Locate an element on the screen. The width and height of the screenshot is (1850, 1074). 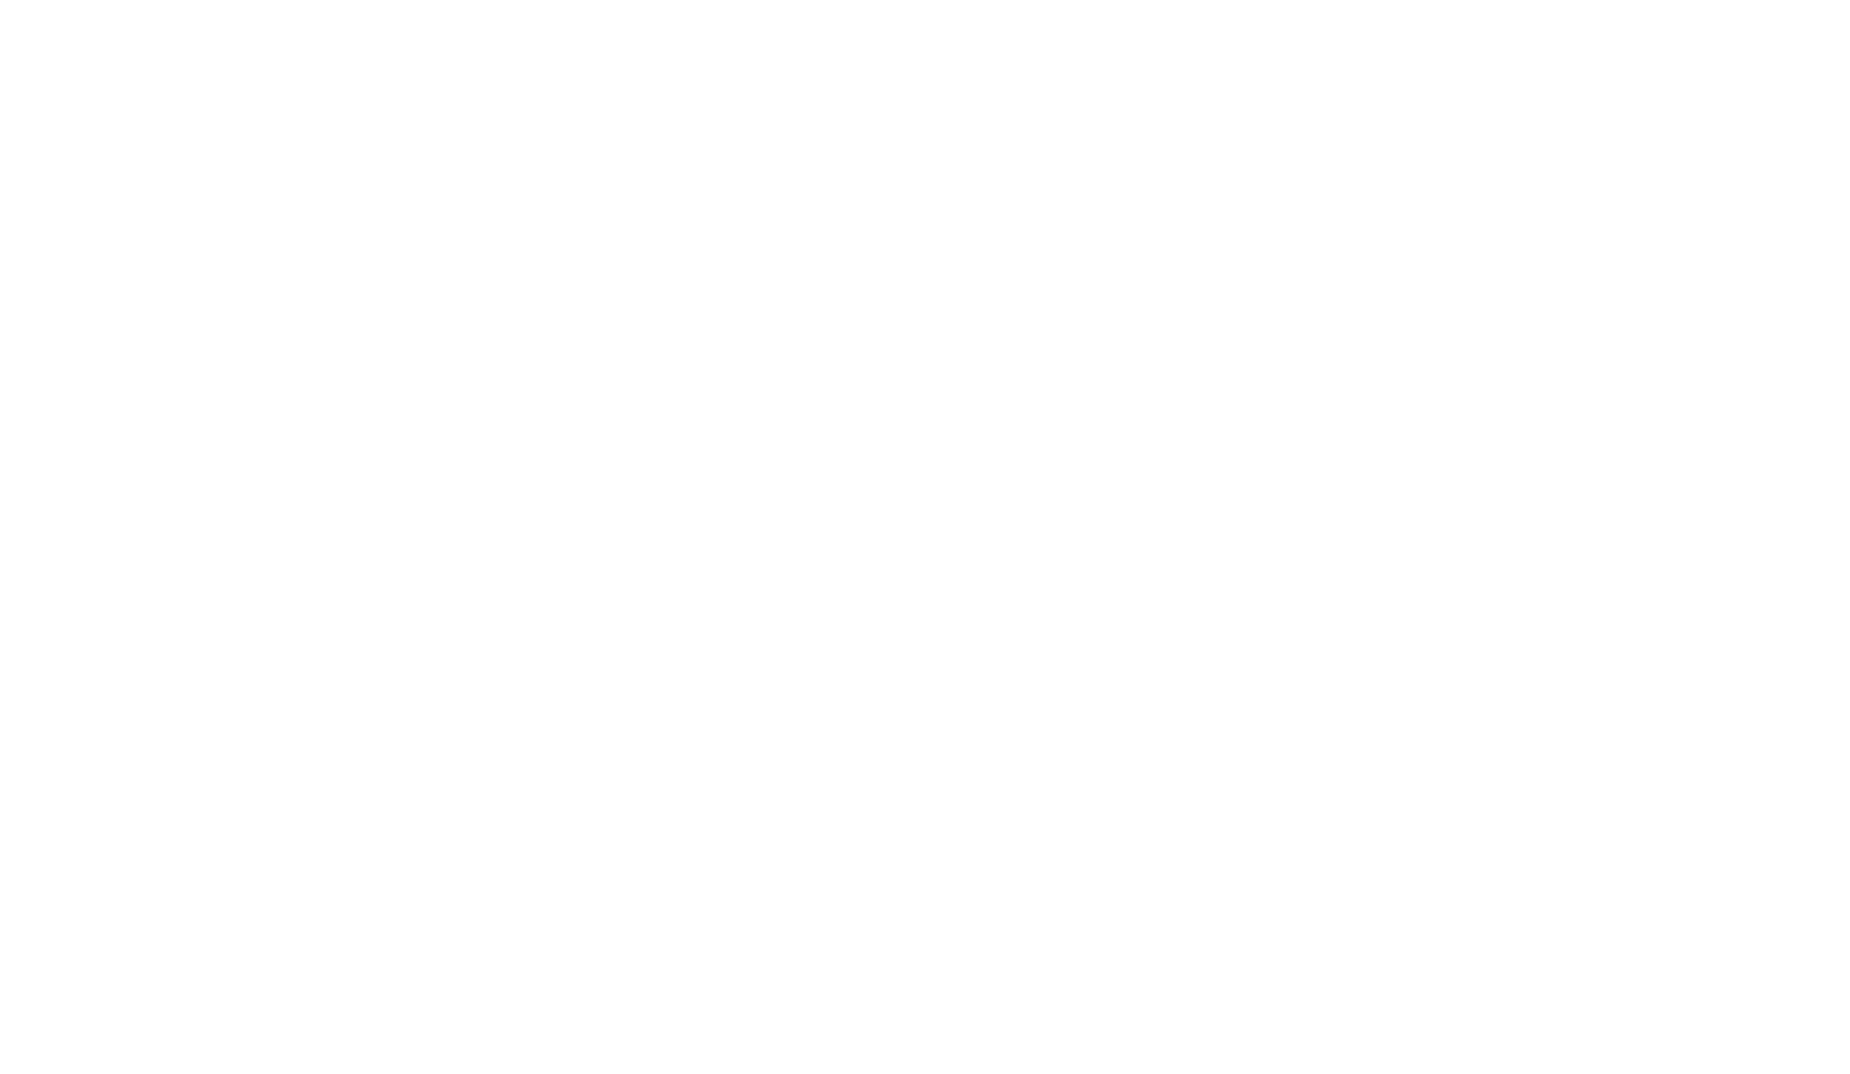
'Spotted par Simplystef' is located at coordinates (443, 73).